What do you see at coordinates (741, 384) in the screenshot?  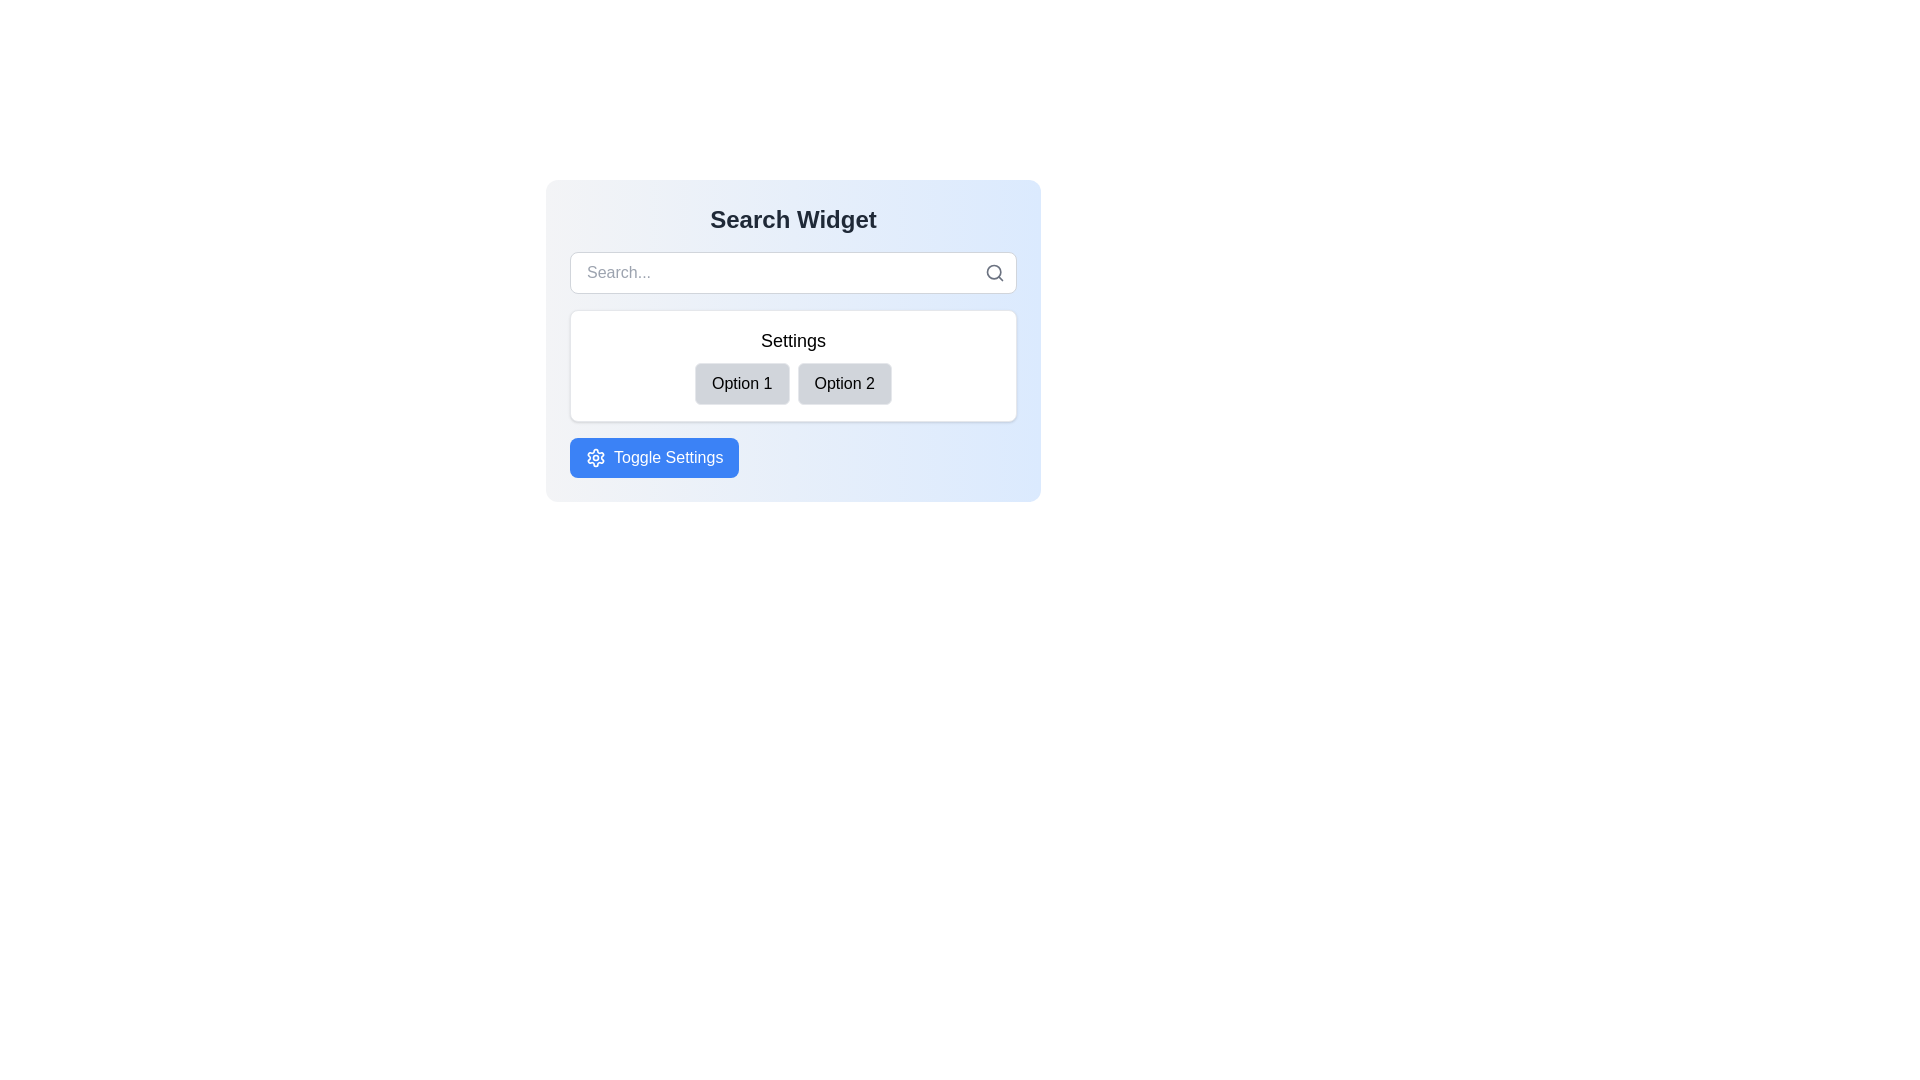 I see `the 'Option 1' button, which is a rectangular button with rounded corners and a light gray background located in the settings panel under the 'Search Widget' header` at bounding box center [741, 384].